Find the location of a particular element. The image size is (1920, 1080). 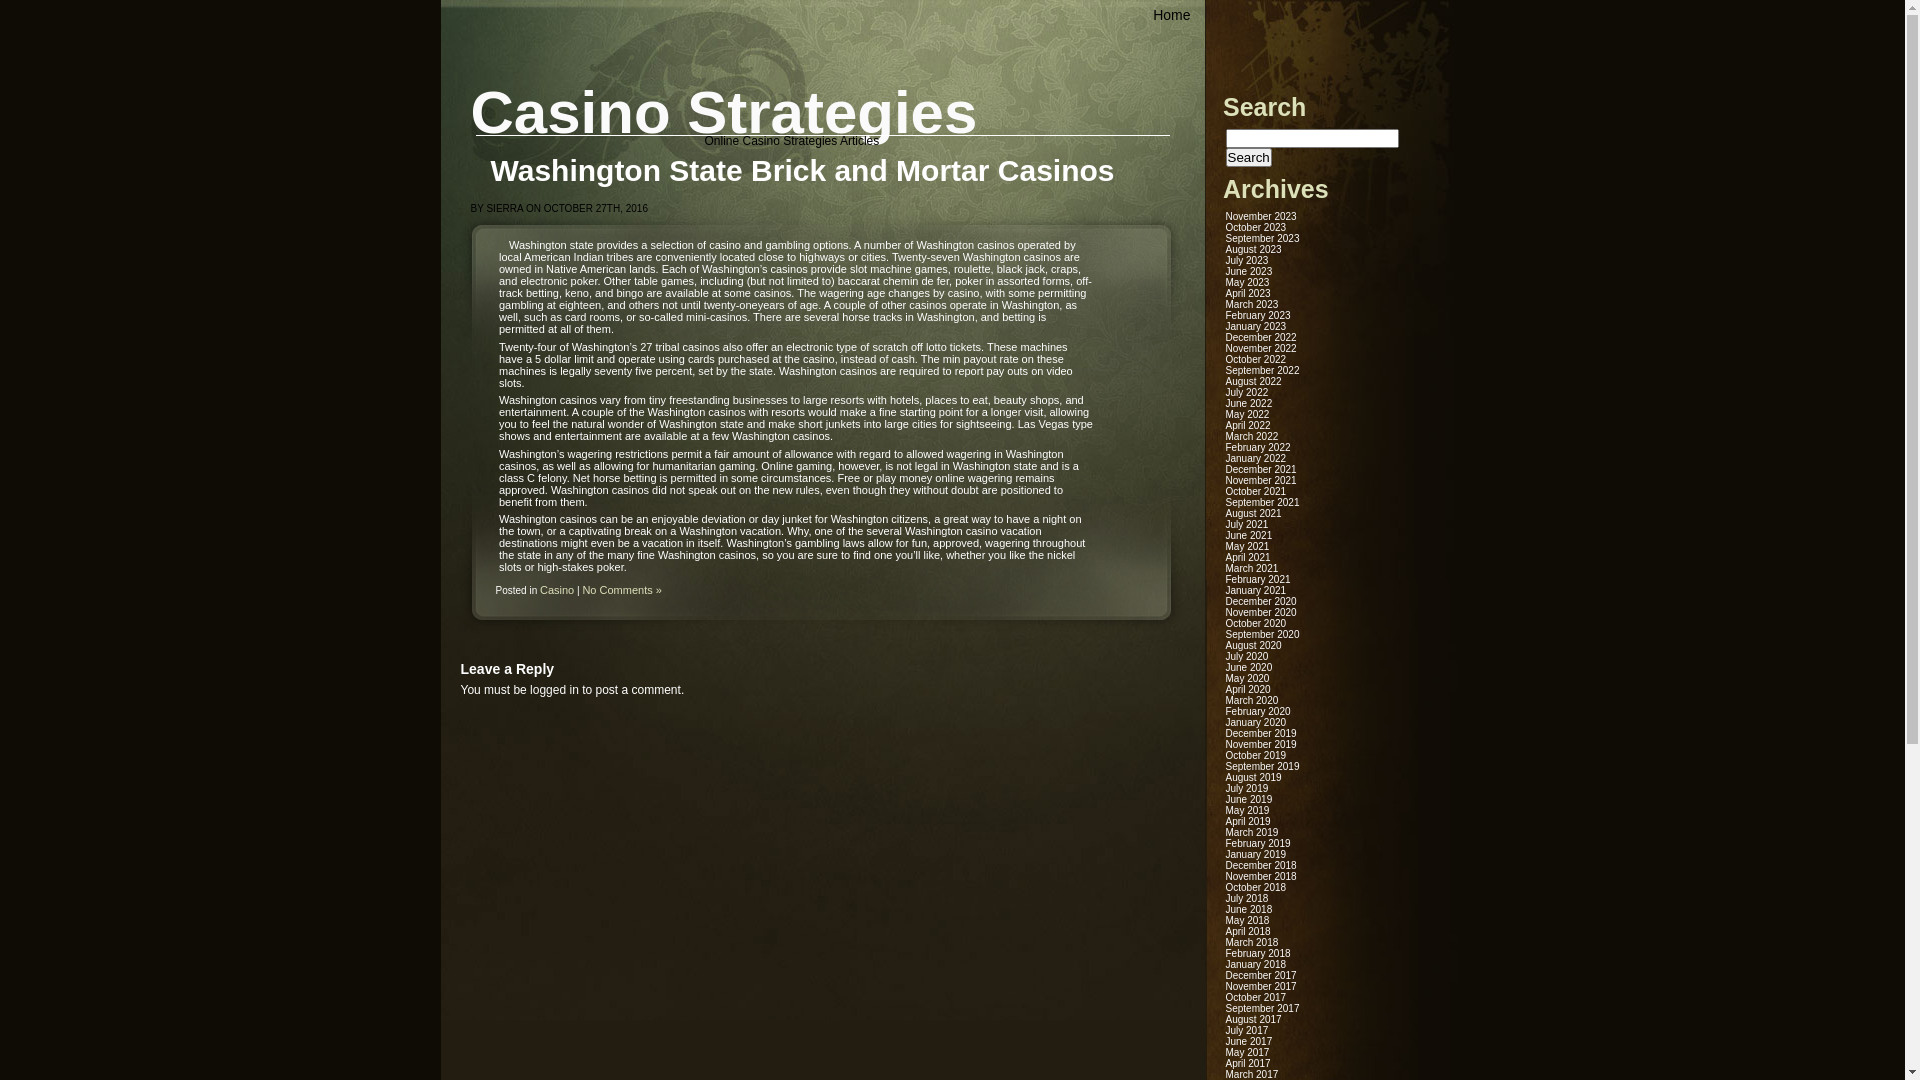

'October 2021' is located at coordinates (1255, 491).